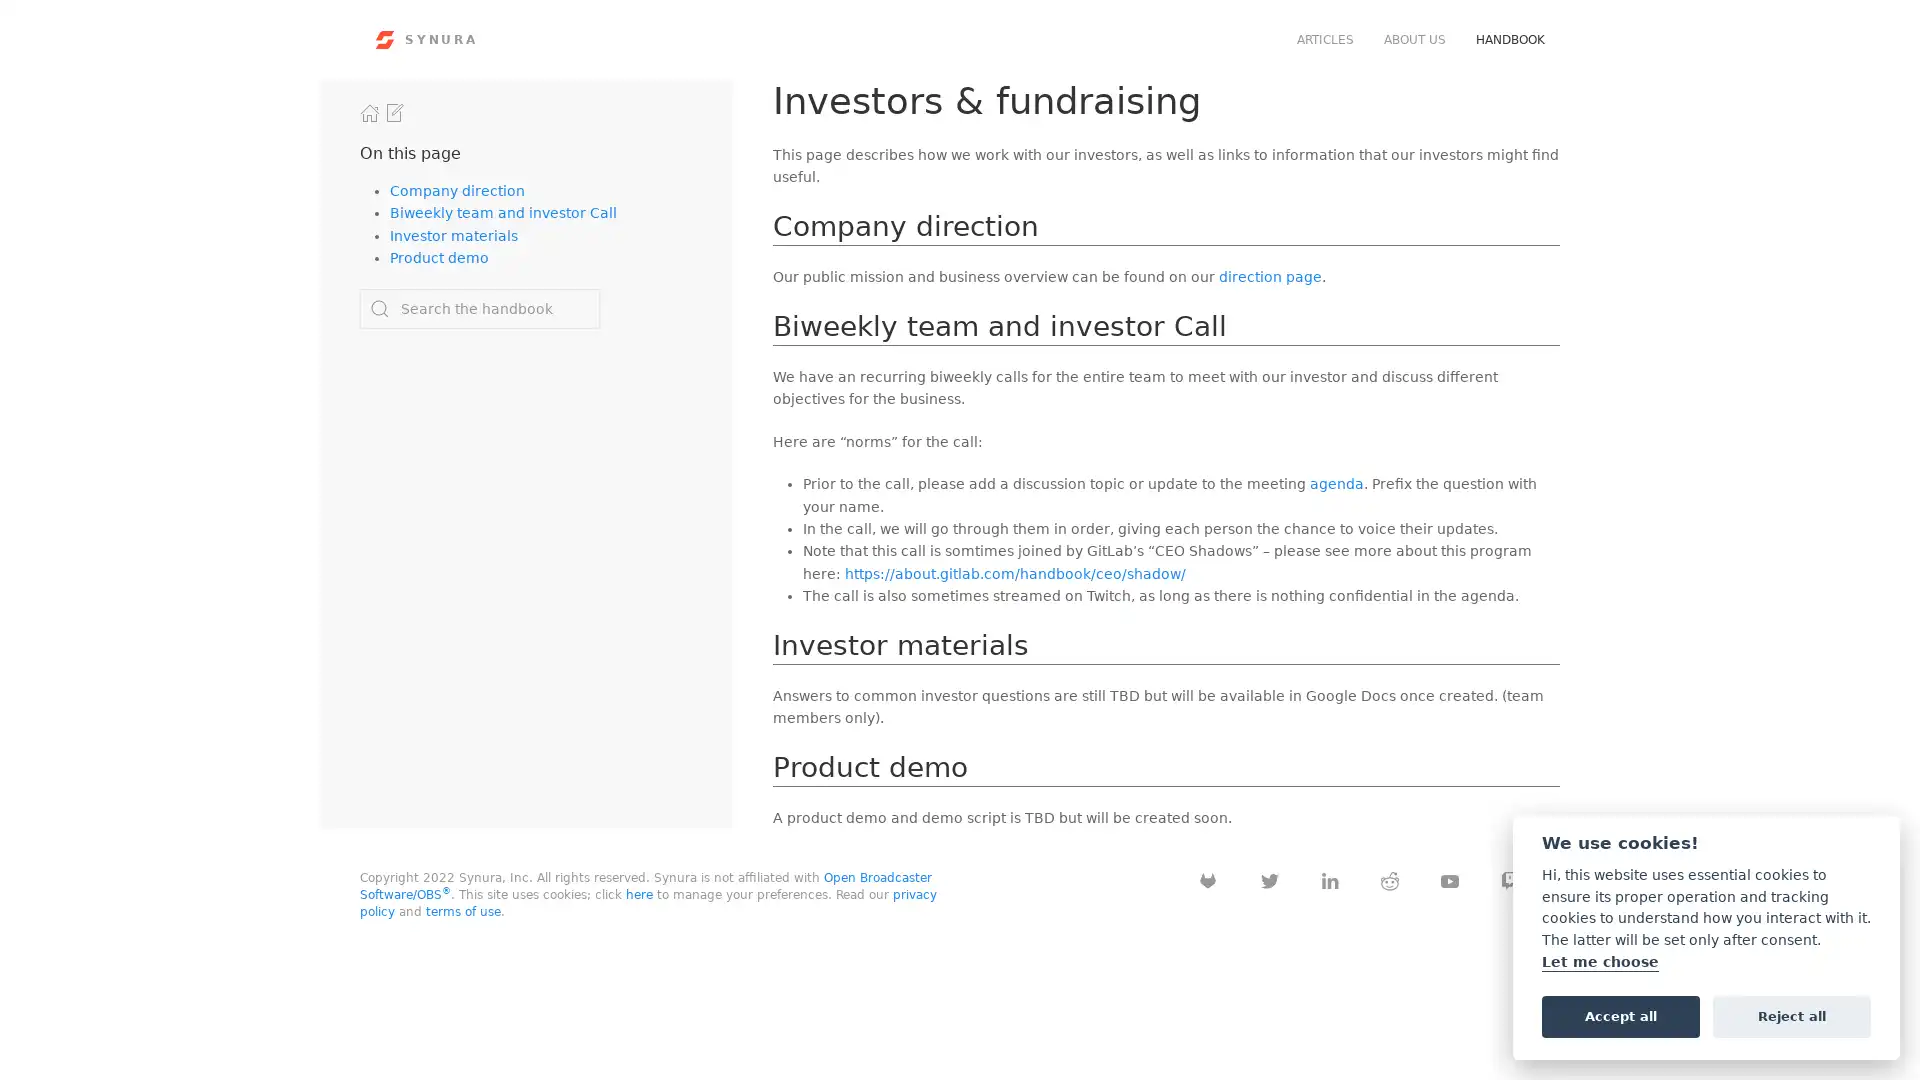 The width and height of the screenshot is (1920, 1080). I want to click on Reject all, so click(1791, 1015).